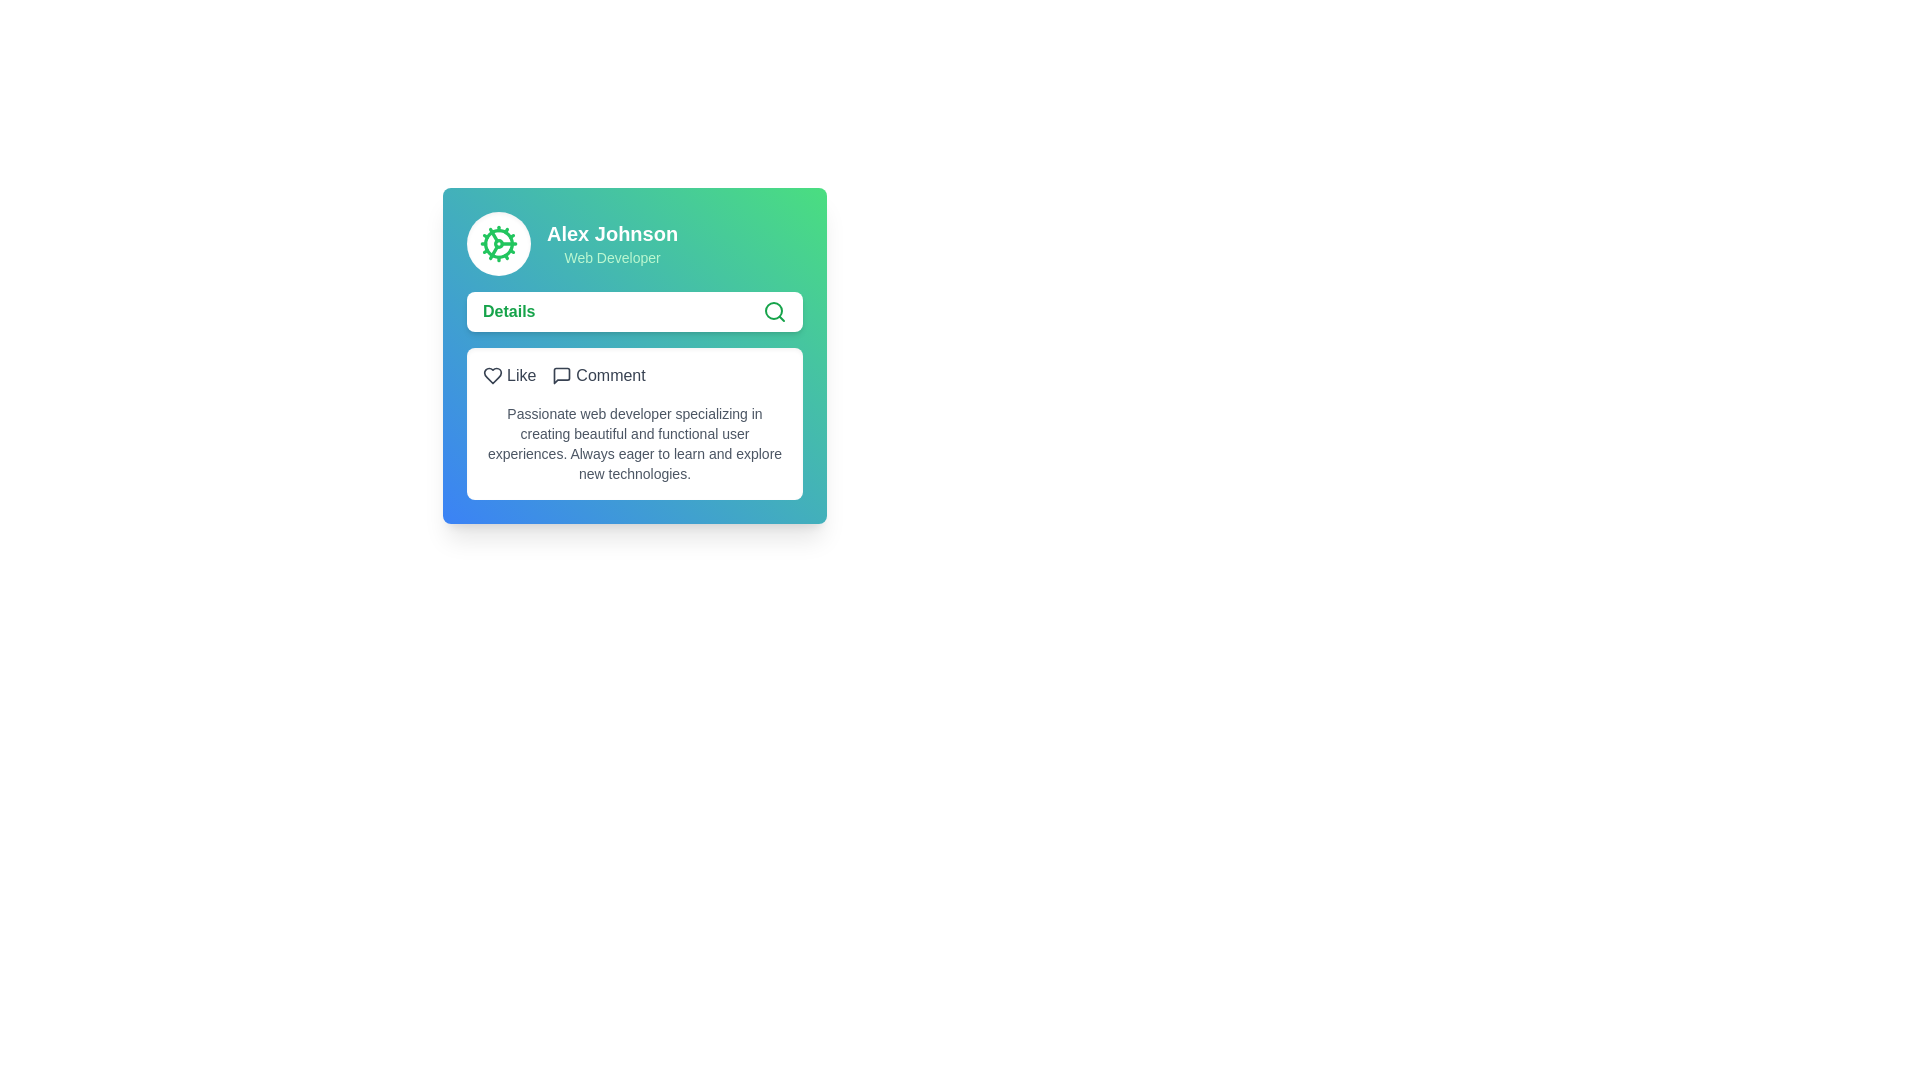 This screenshot has height=1080, width=1920. I want to click on text label displaying 'Alex Johnson', which serves as the name header for the profile card, located at the top of the green gradient section in the mini-profile card interface, so click(611, 233).